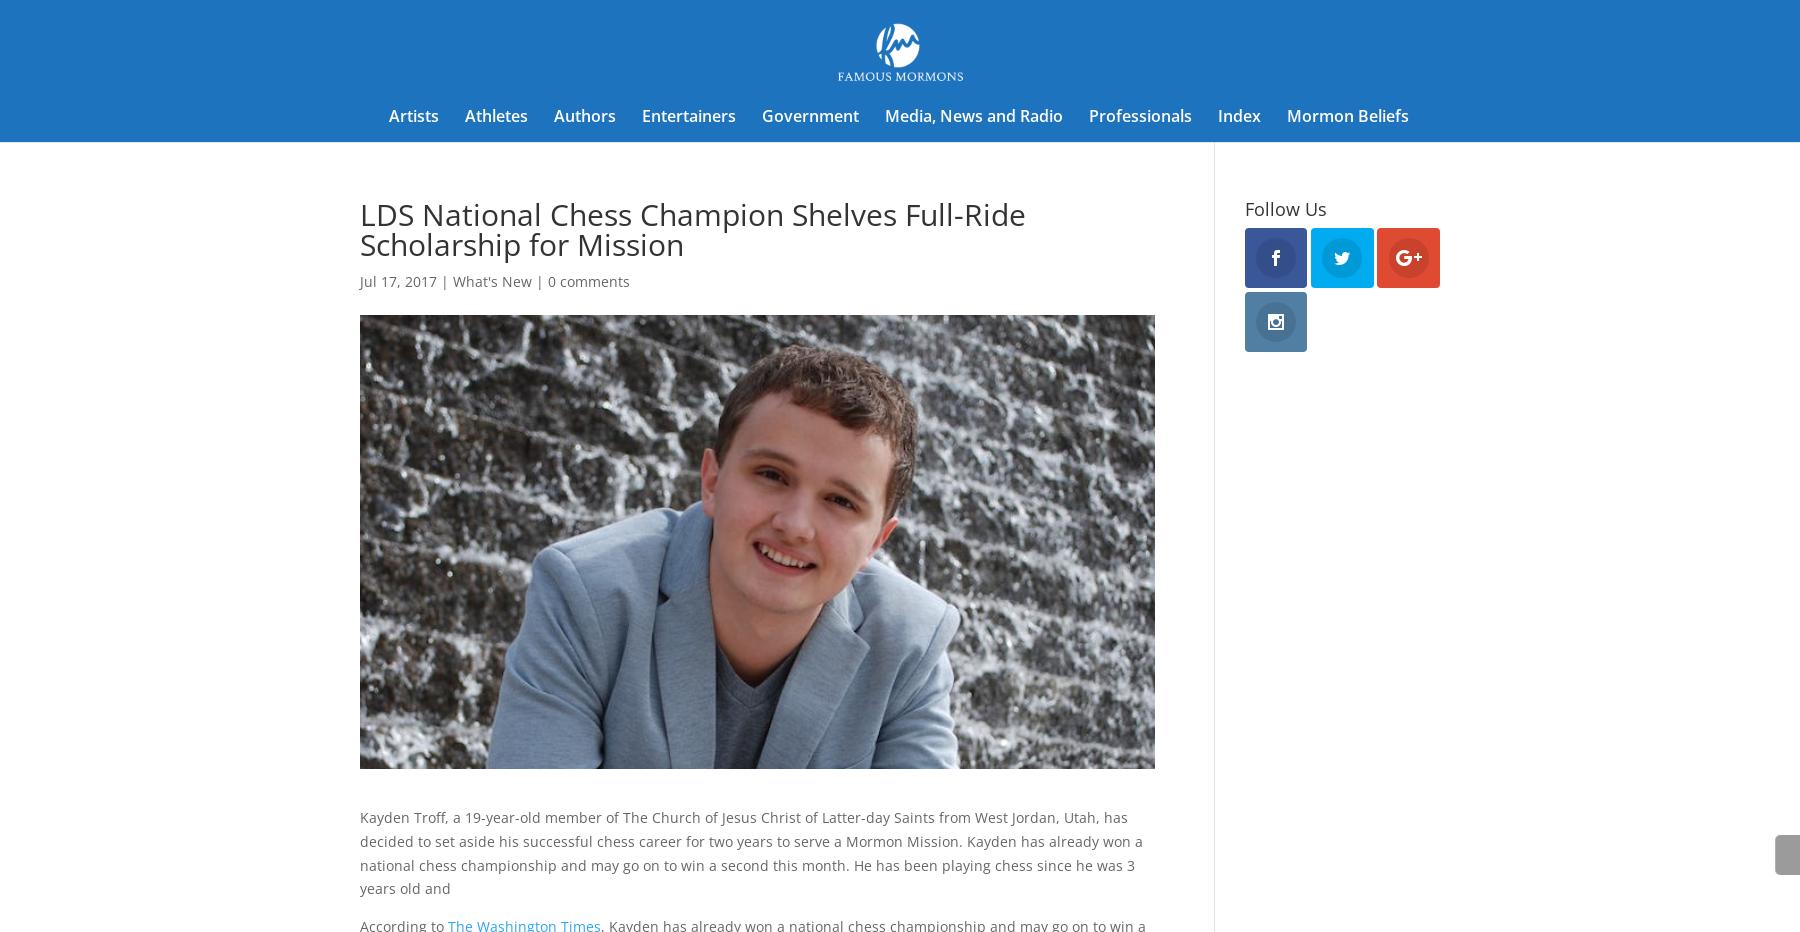 Image resolution: width=1800 pixels, height=932 pixels. What do you see at coordinates (1239, 116) in the screenshot?
I see `'Index'` at bounding box center [1239, 116].